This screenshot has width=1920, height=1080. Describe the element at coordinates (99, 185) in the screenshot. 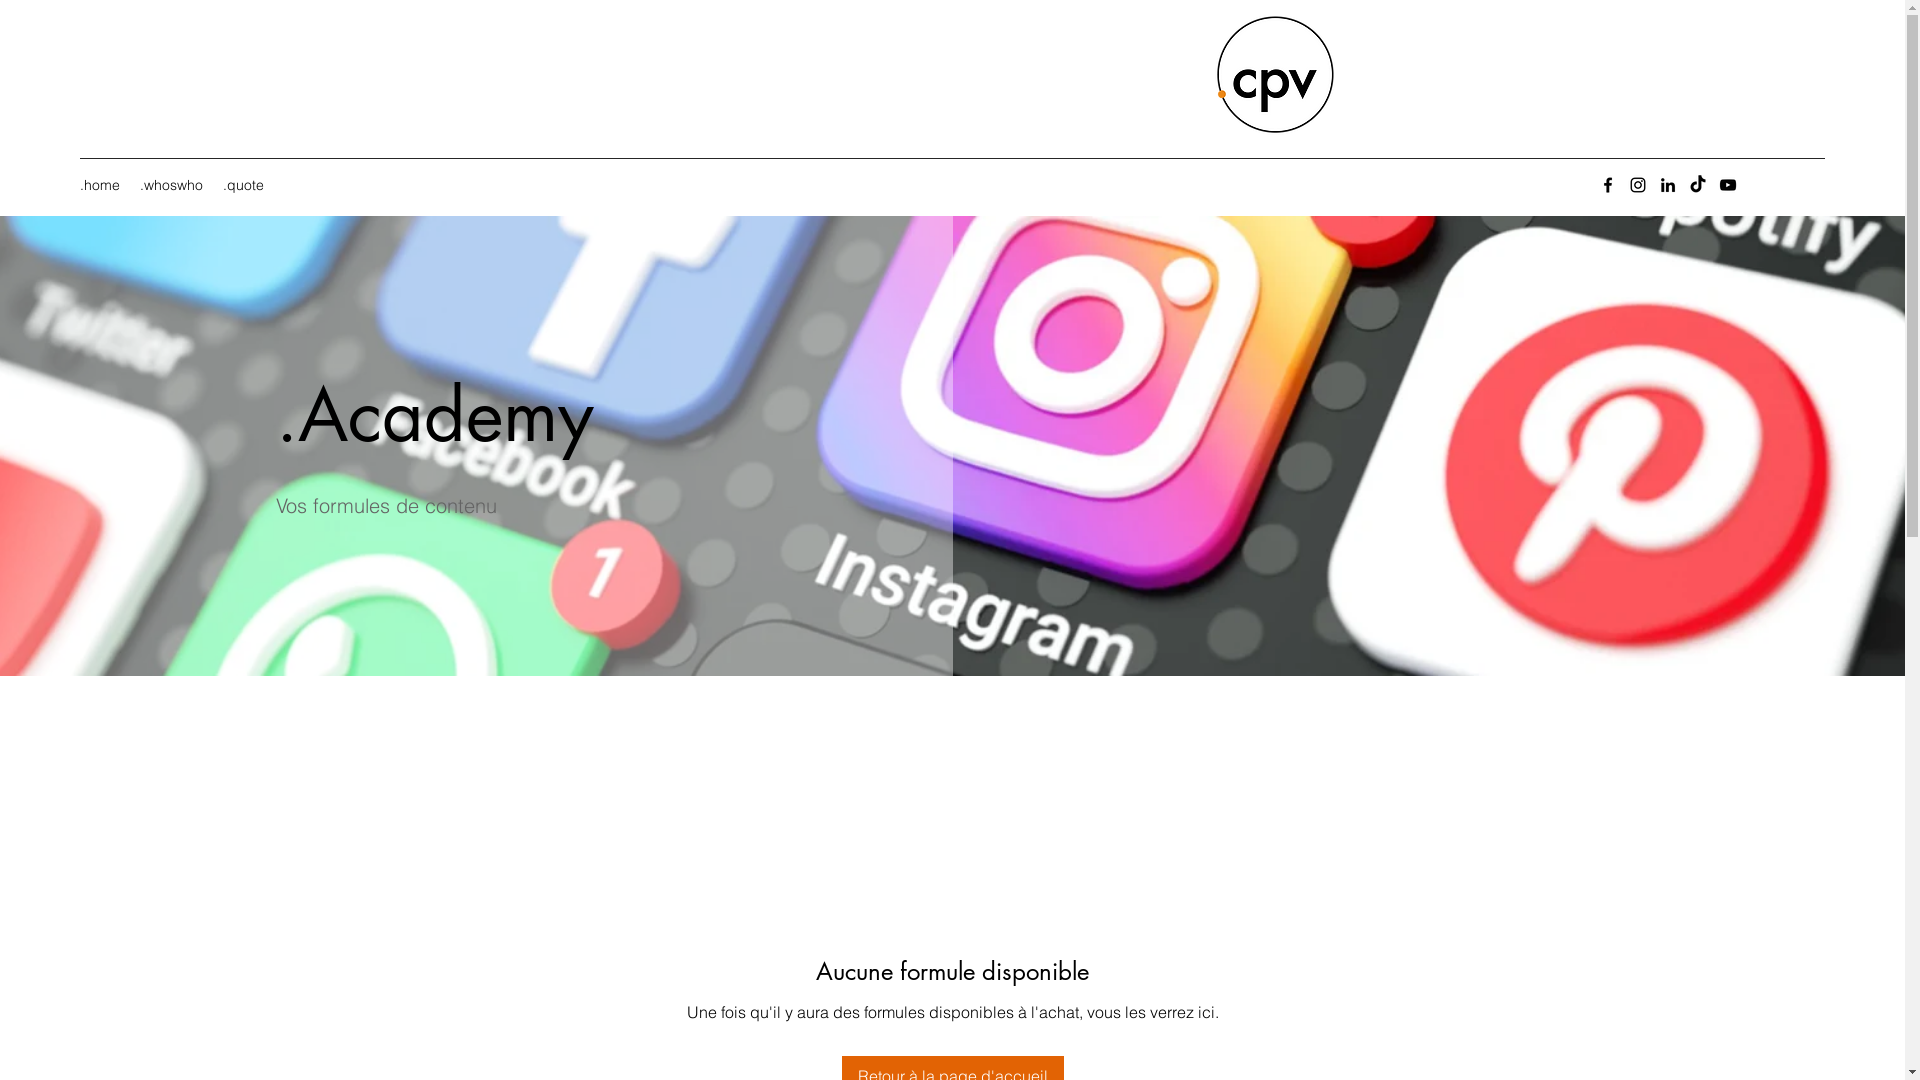

I see `'.home'` at that location.